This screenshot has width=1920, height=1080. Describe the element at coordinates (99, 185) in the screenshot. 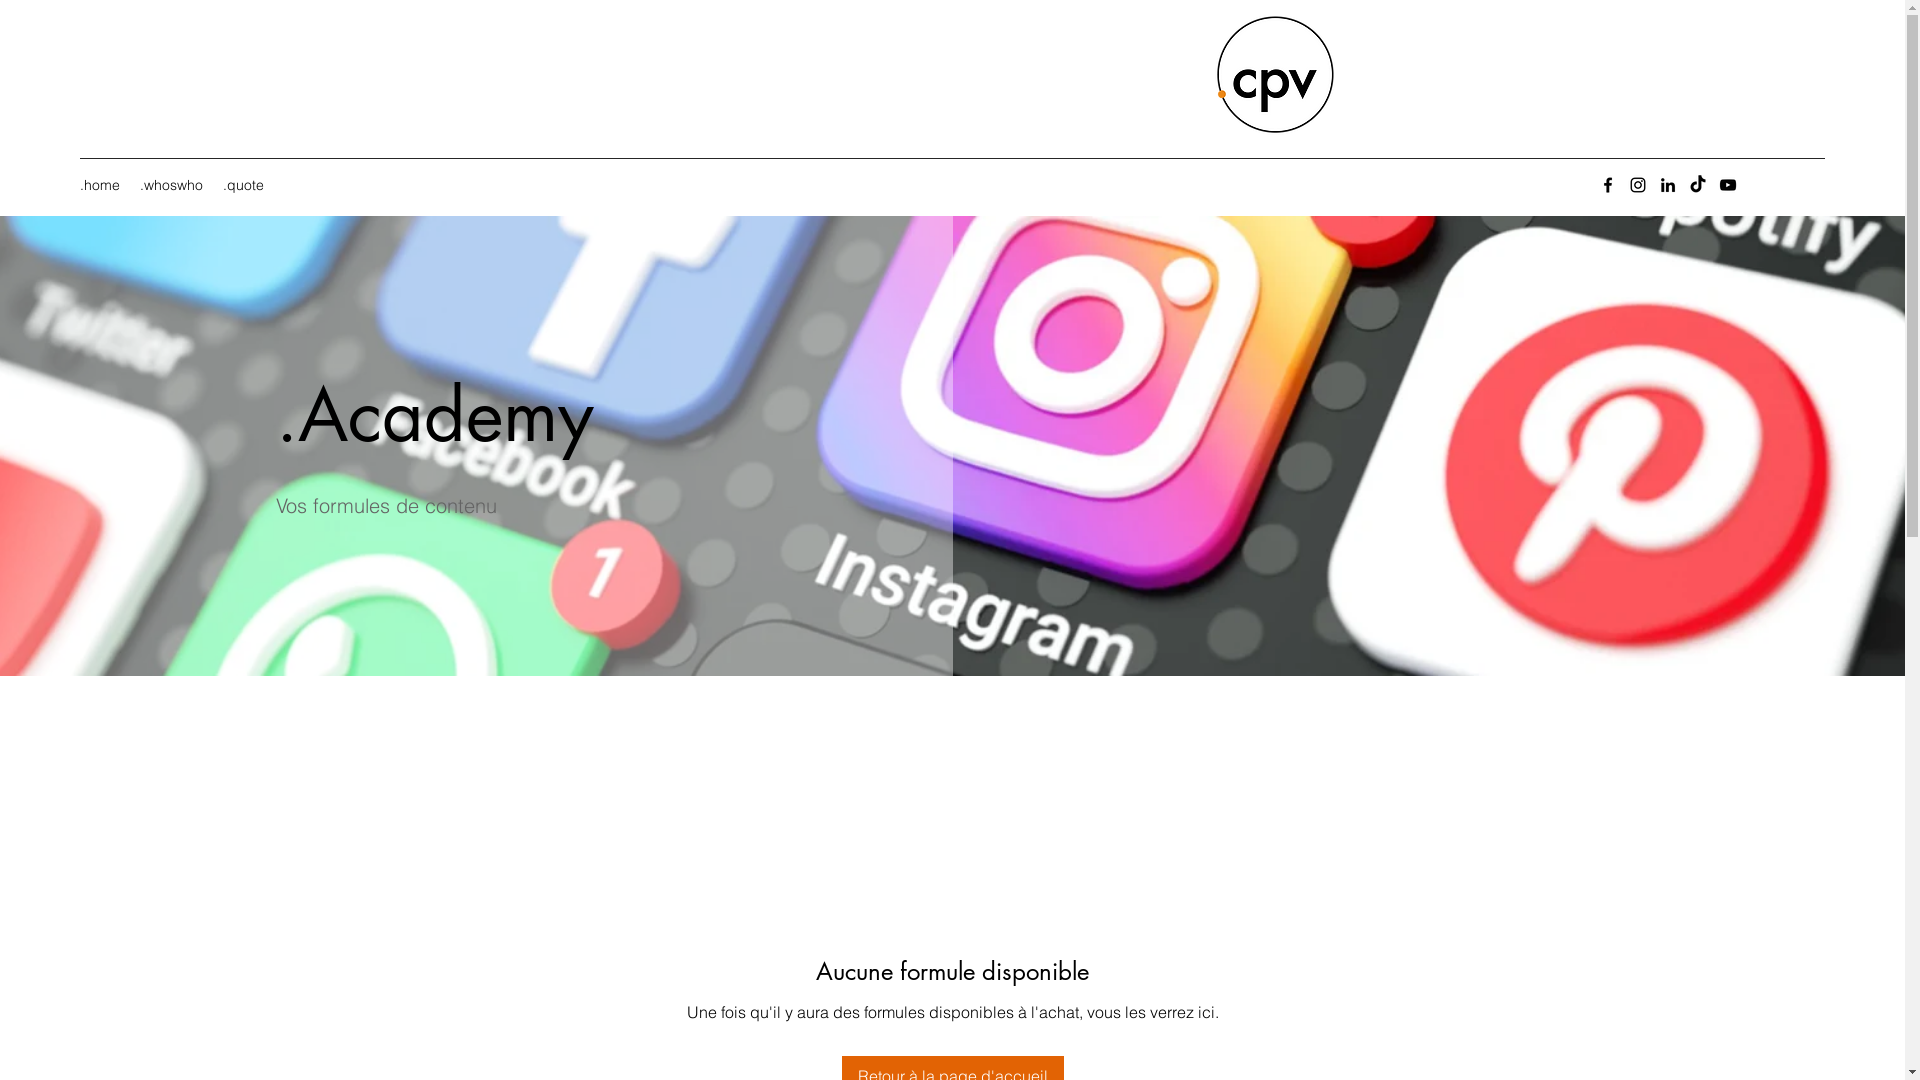

I see `'.home'` at that location.